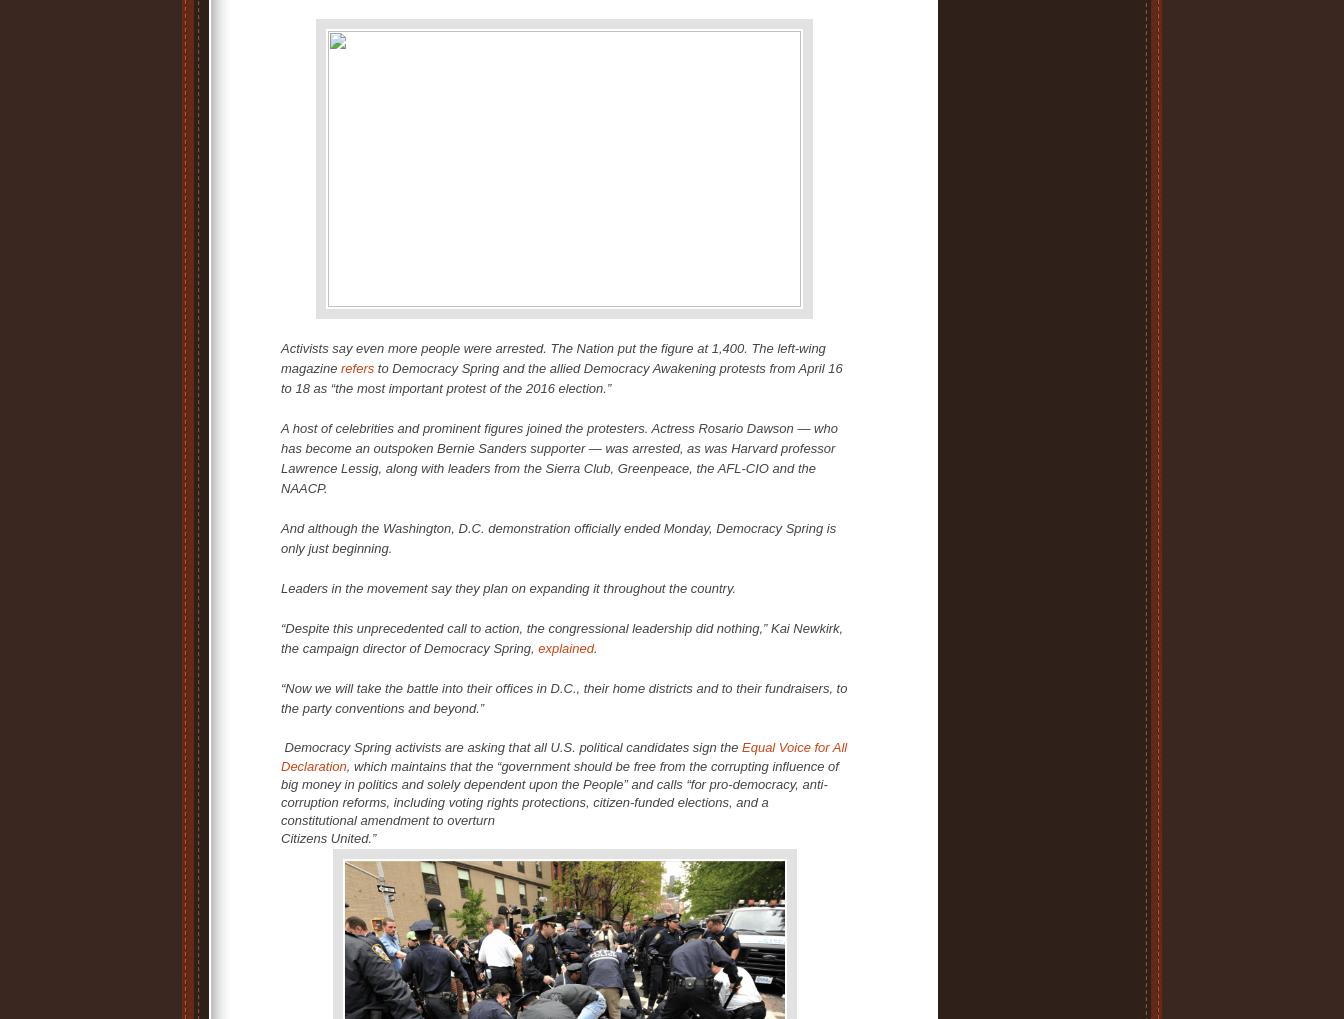 The image size is (1344, 1019). What do you see at coordinates (511, 746) in the screenshot?
I see `'Democracy Spring activists are asking that all U.S. political candidates sign the'` at bounding box center [511, 746].